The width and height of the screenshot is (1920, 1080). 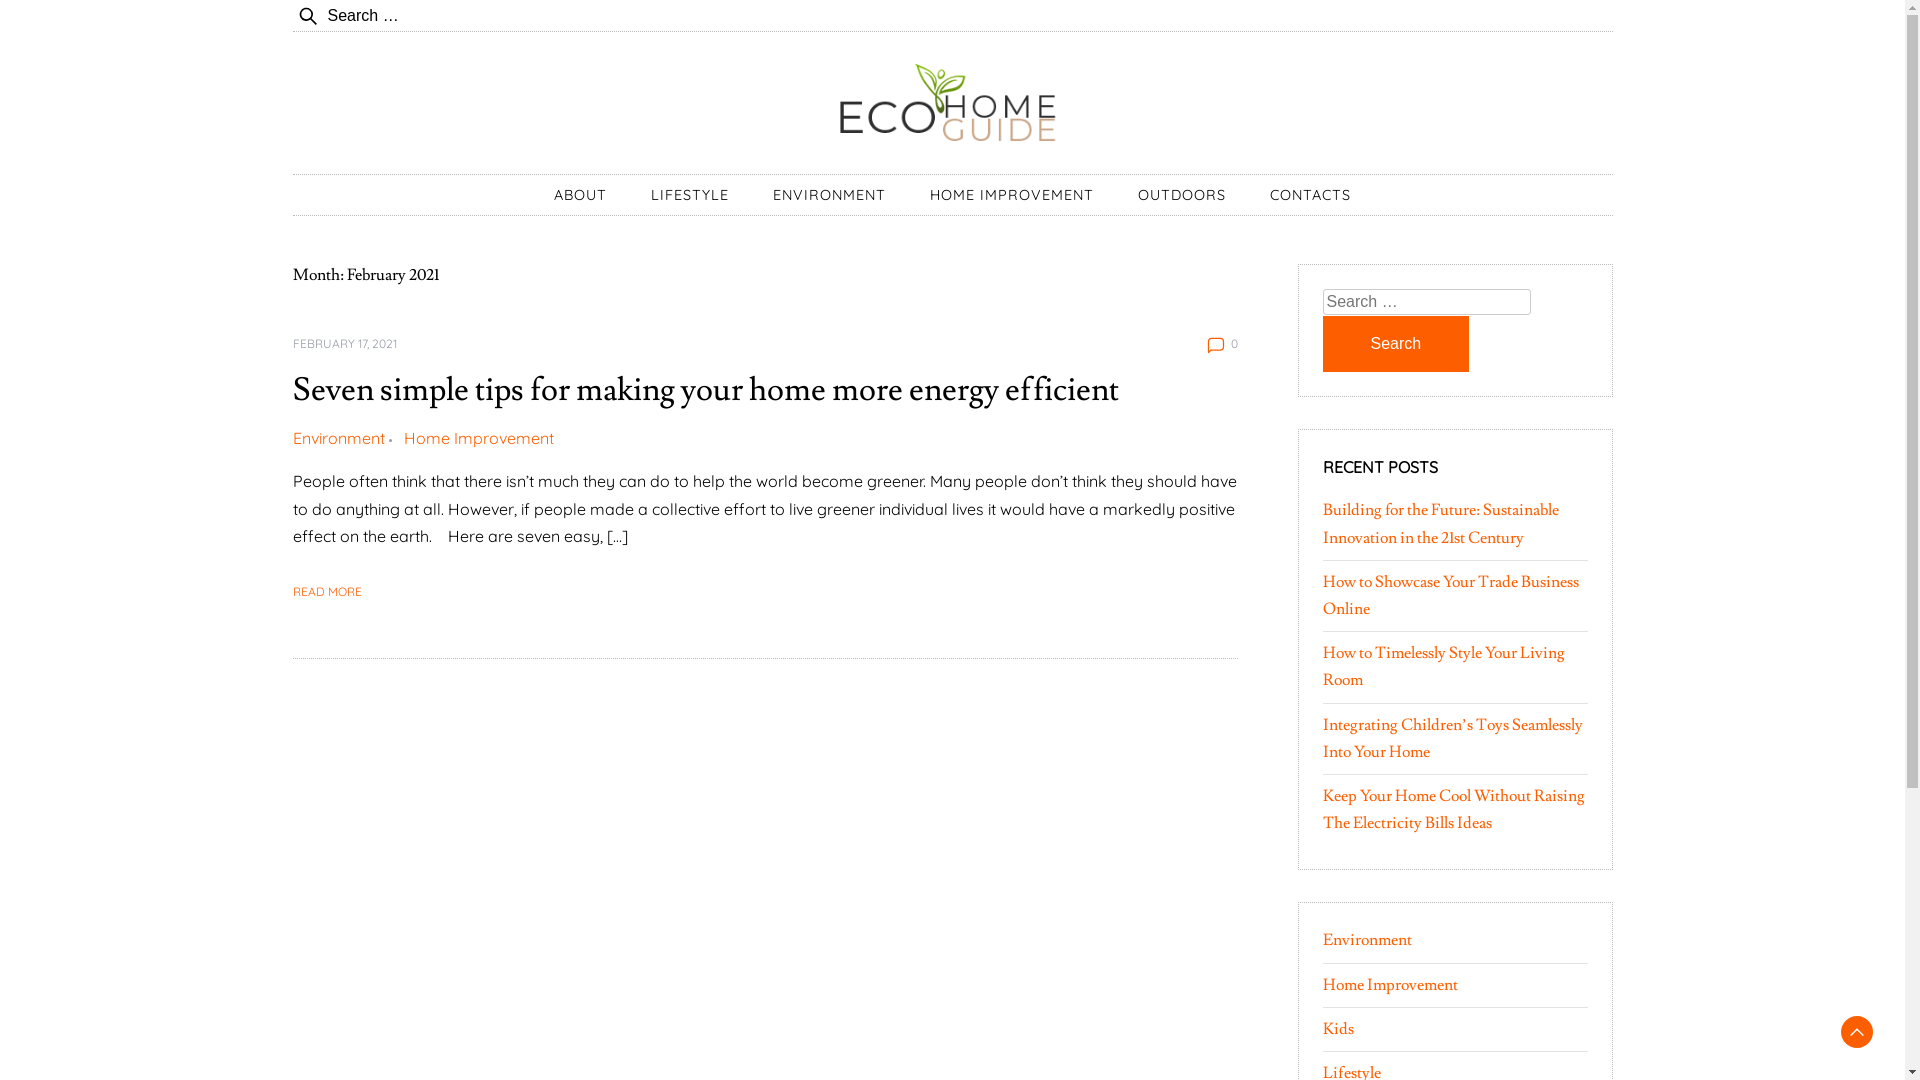 What do you see at coordinates (478, 437) in the screenshot?
I see `'Home Improvement'` at bounding box center [478, 437].